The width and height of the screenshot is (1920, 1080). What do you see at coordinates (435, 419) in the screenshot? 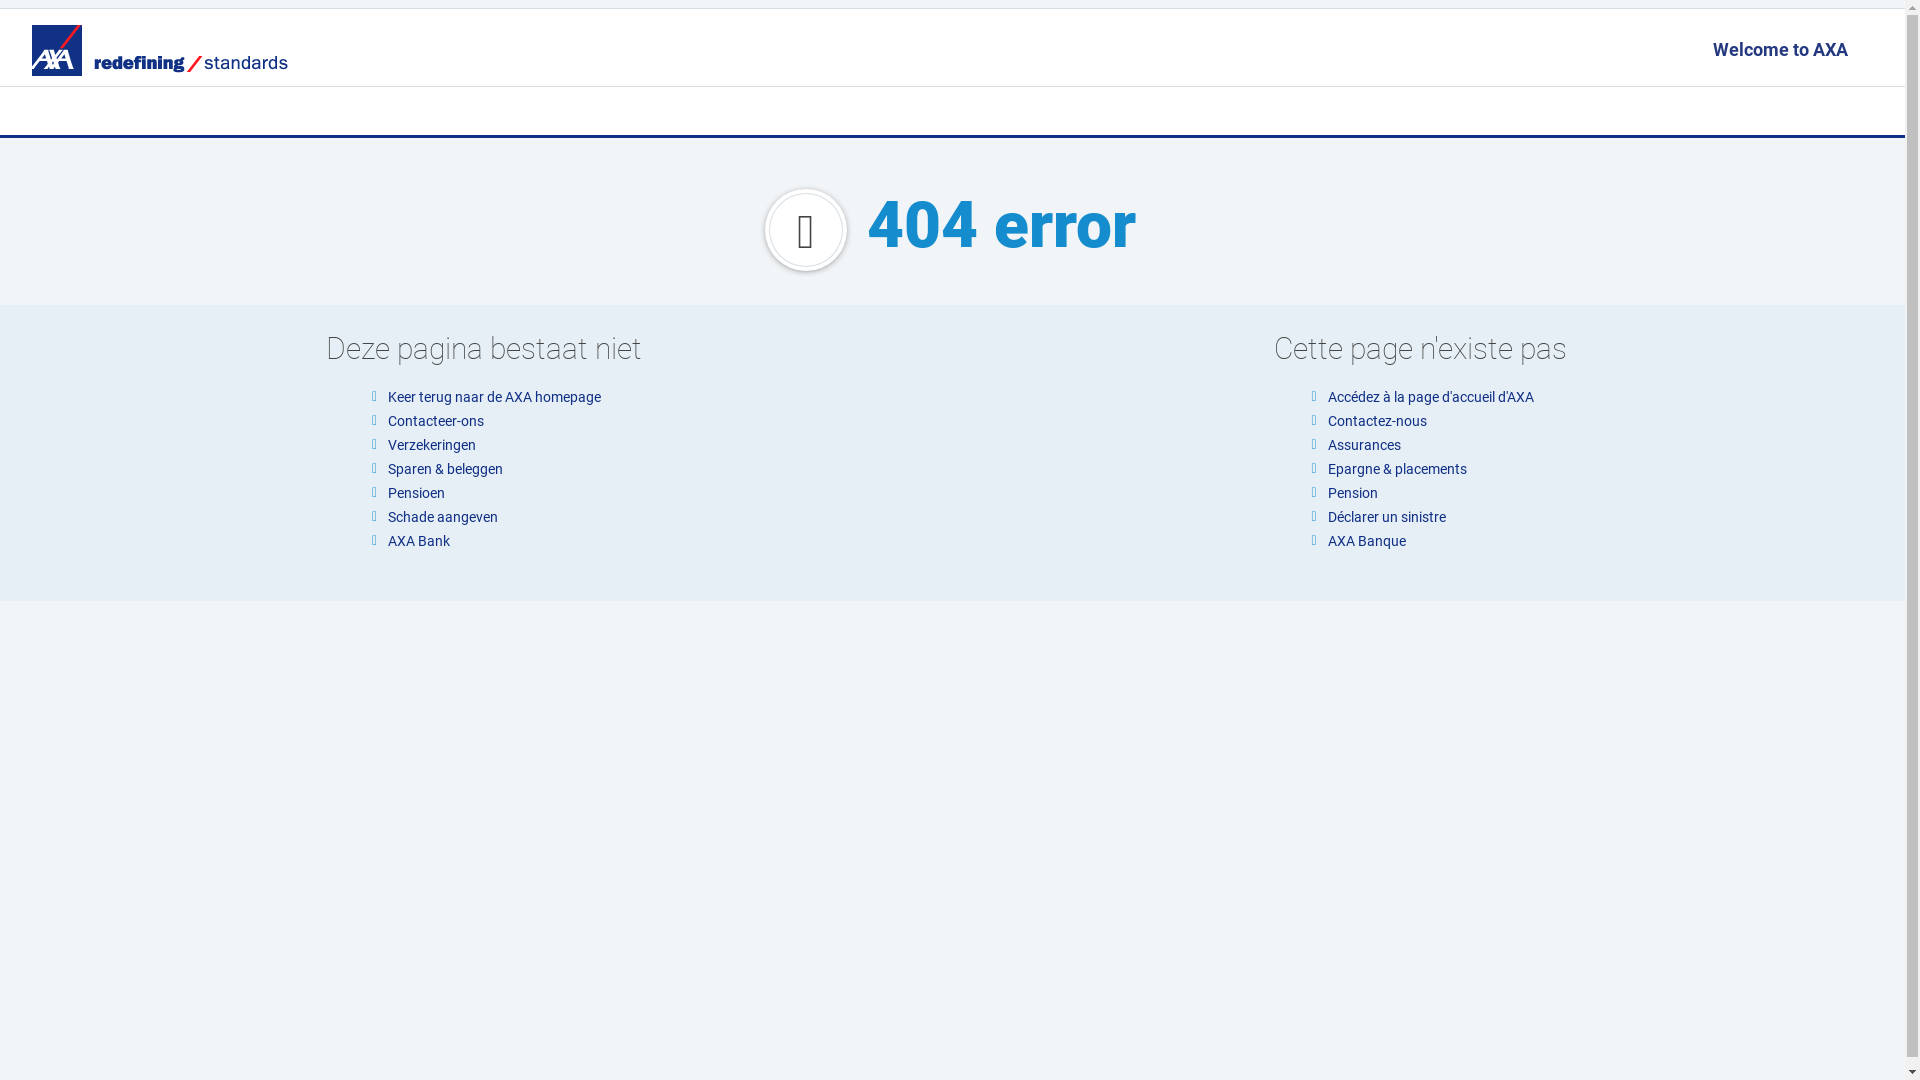
I see `'Contacteer-ons'` at bounding box center [435, 419].